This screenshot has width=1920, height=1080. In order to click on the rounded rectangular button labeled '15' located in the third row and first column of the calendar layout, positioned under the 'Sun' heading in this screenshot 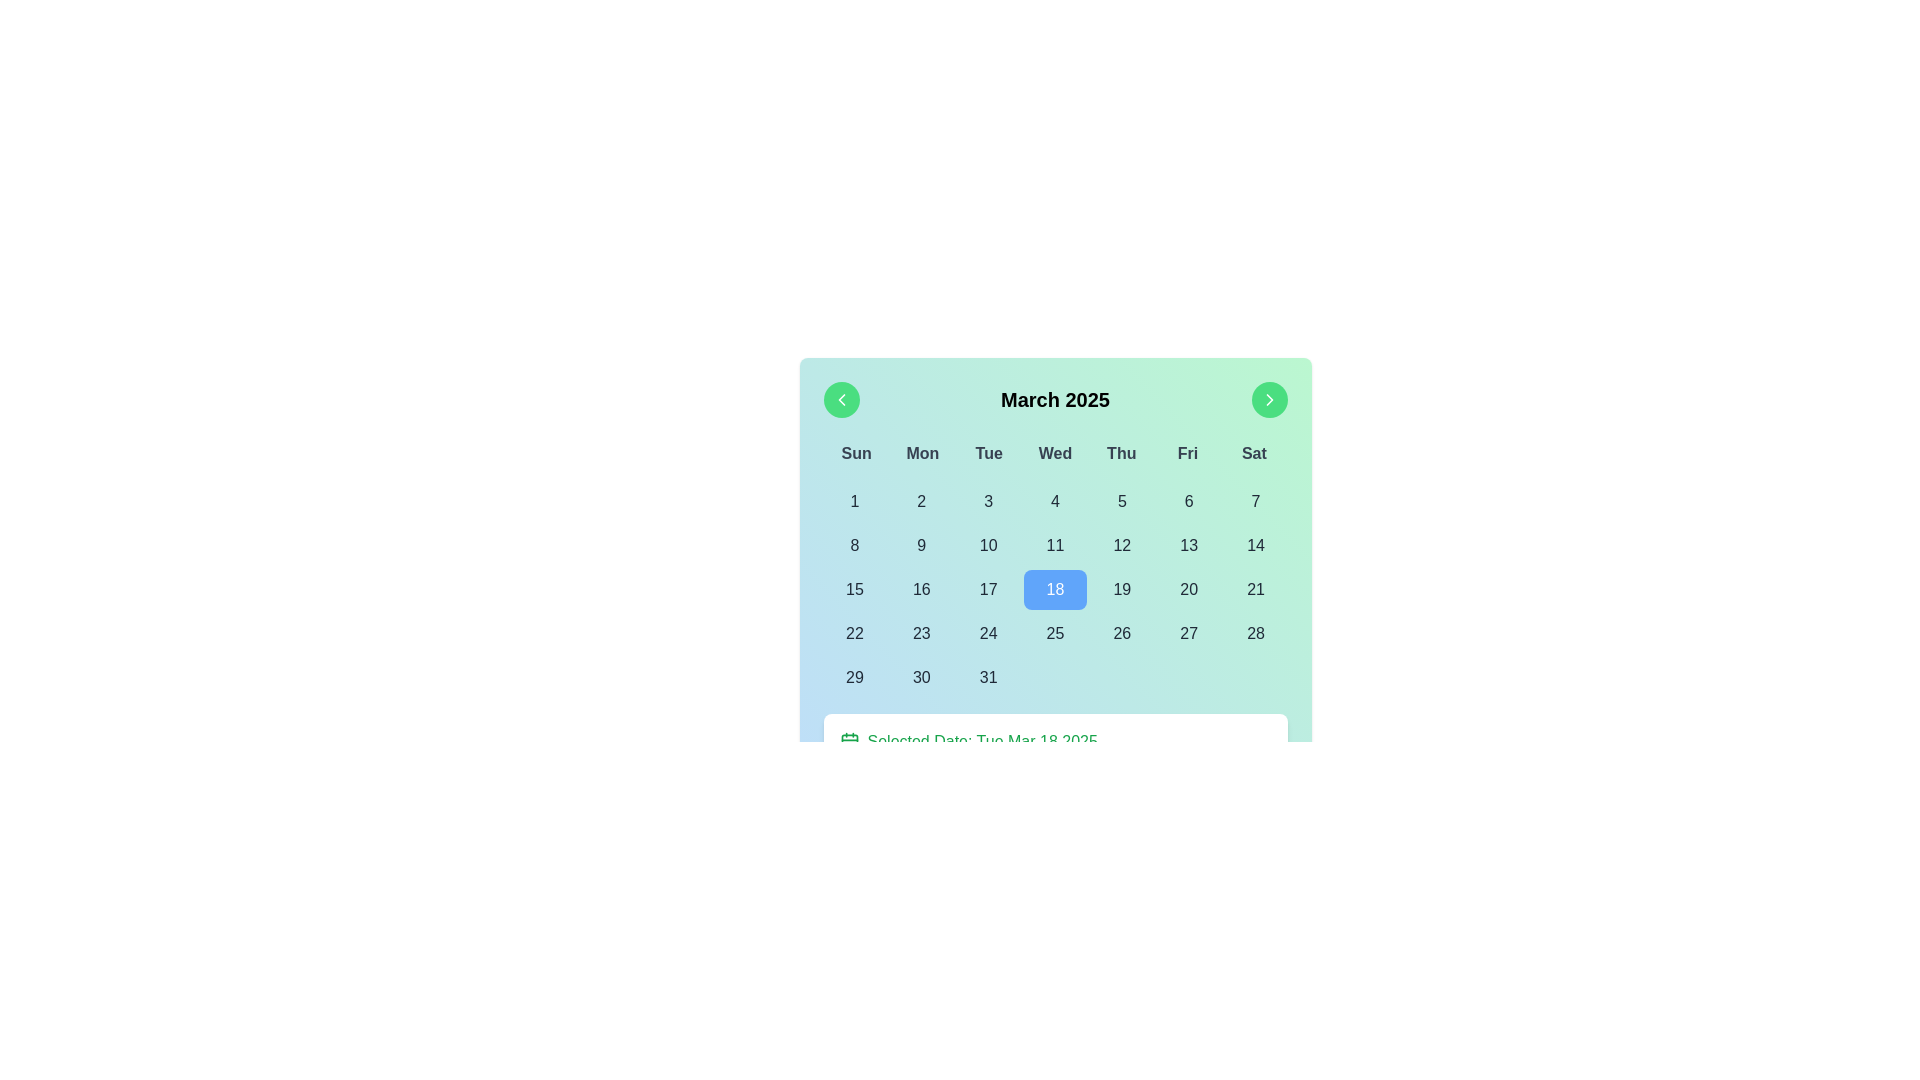, I will do `click(854, 589)`.